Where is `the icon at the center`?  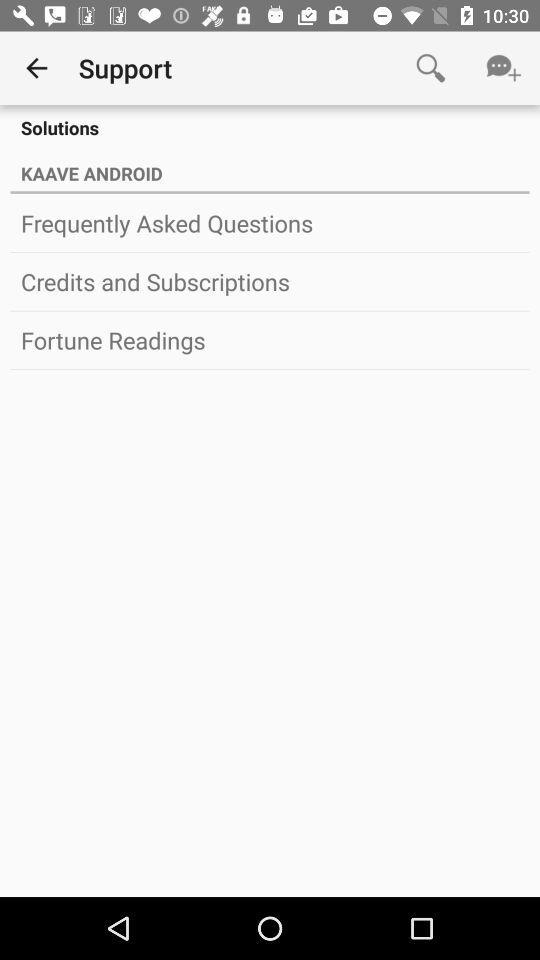
the icon at the center is located at coordinates (270, 340).